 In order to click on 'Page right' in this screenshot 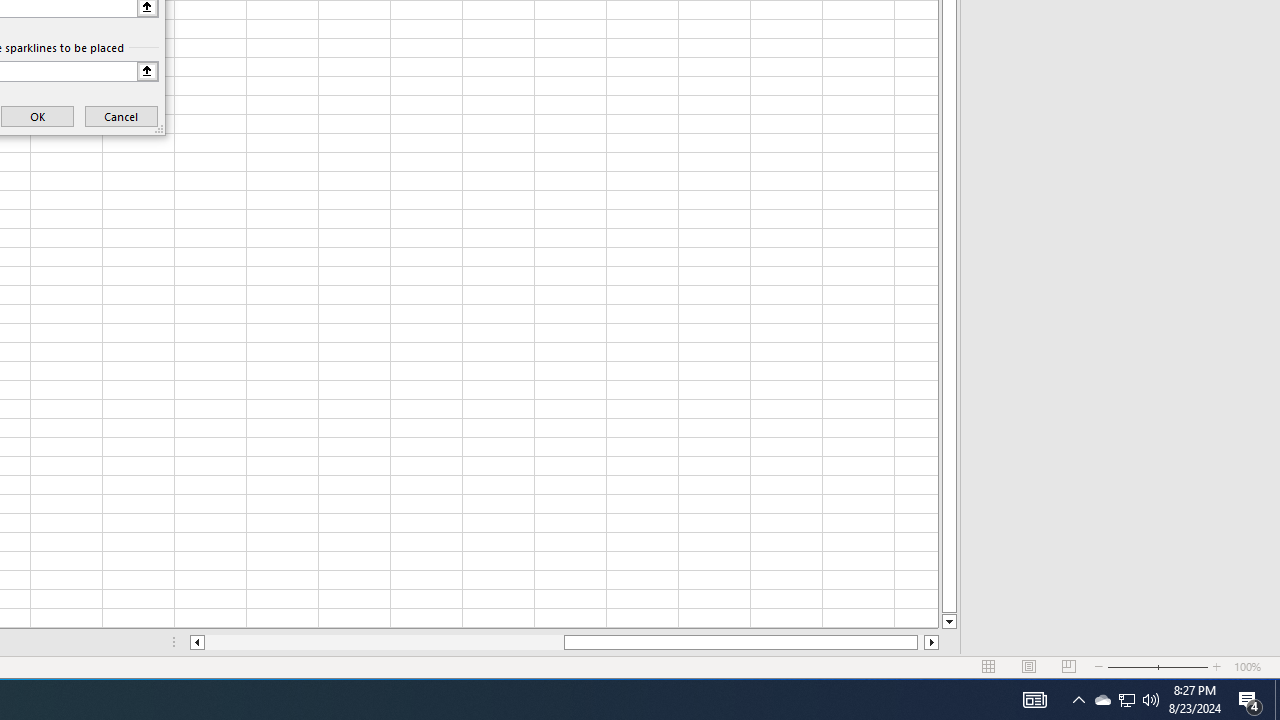, I will do `click(919, 642)`.